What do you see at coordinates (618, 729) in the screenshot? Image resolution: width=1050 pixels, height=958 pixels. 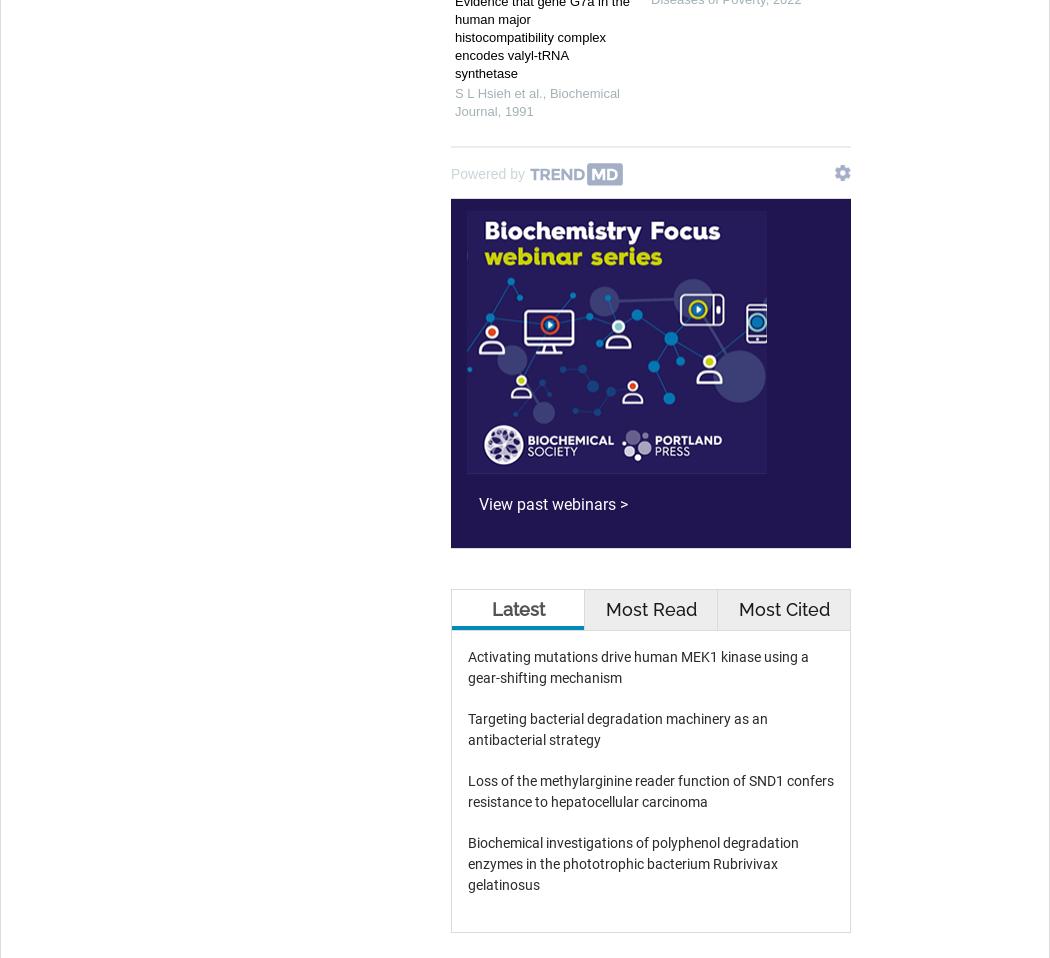 I see `'Targeting bacterial degradation machinery as an antibacterial strategy'` at bounding box center [618, 729].